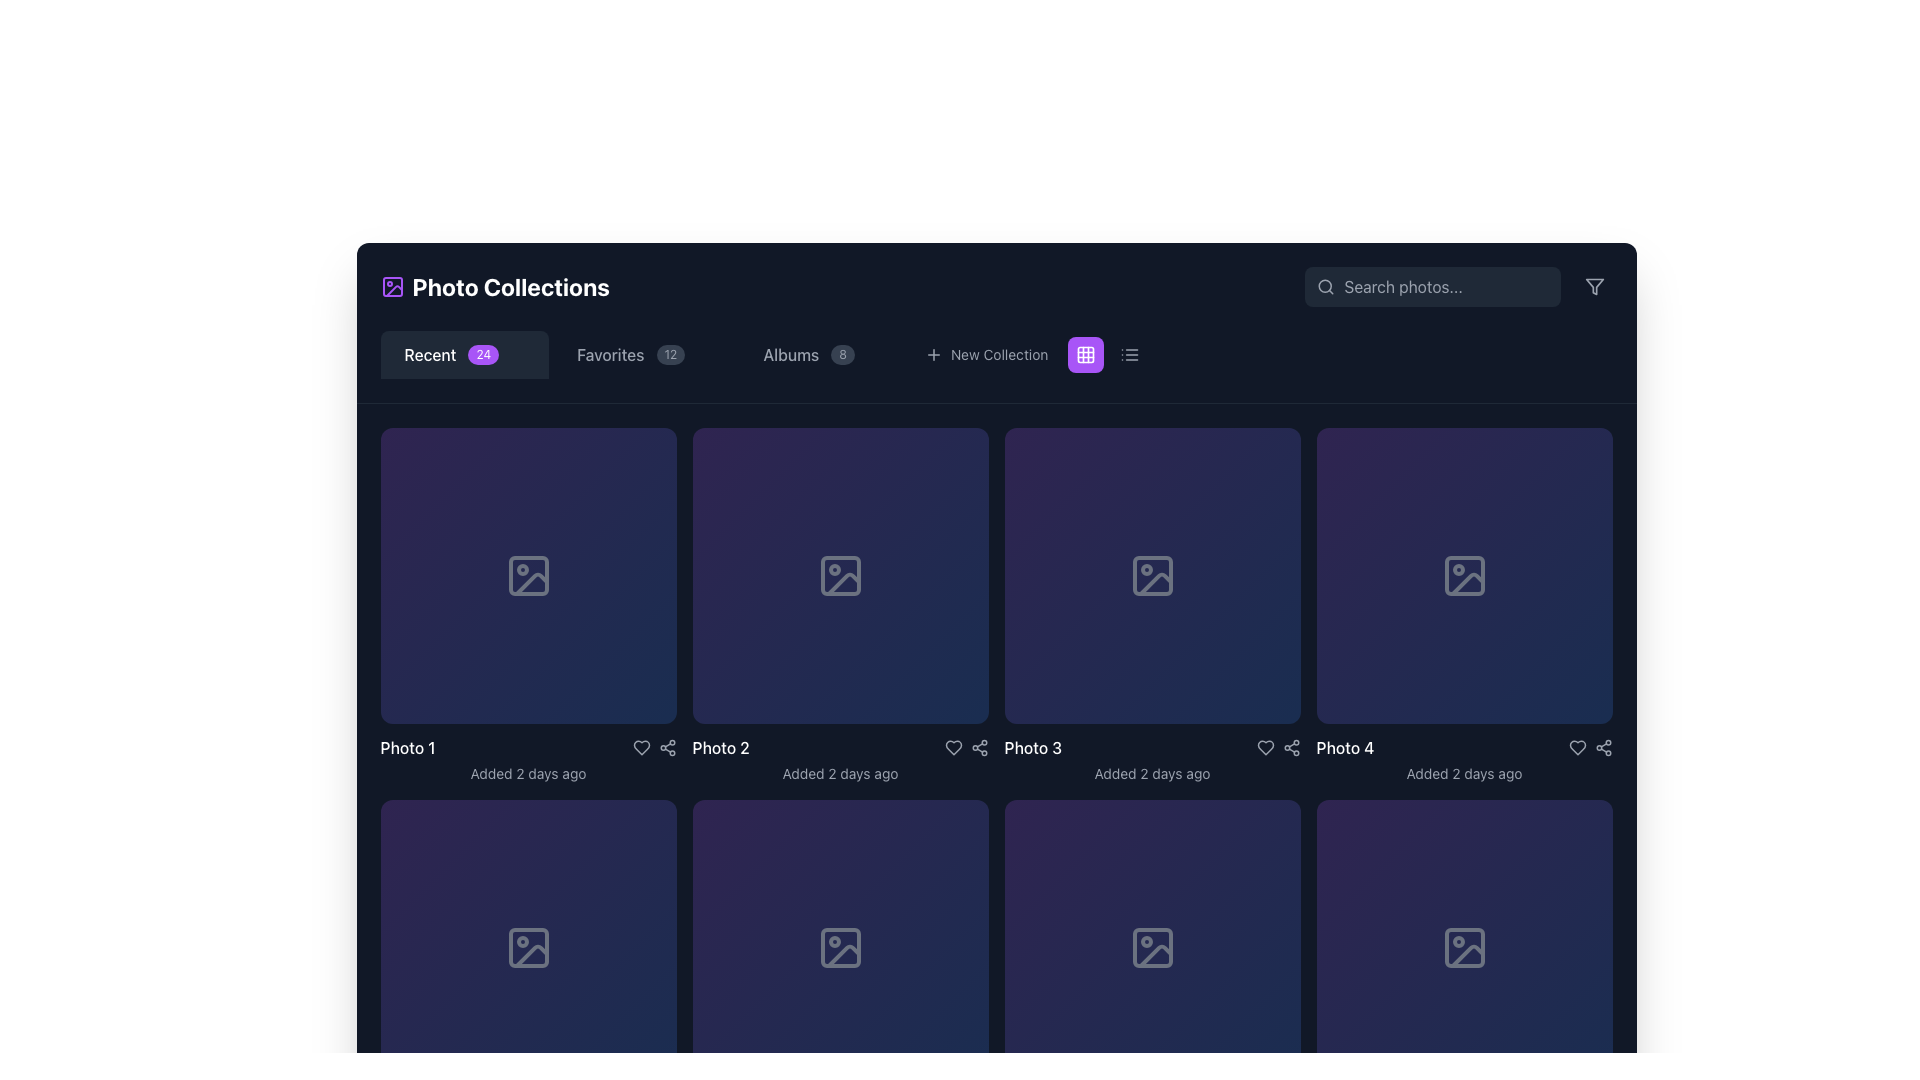 Image resolution: width=1920 pixels, height=1080 pixels. What do you see at coordinates (392, 286) in the screenshot?
I see `the blank square-shaped graphic with rounded corners located in the top-left corner of the application's header, next to the 'Photo Collections' text` at bounding box center [392, 286].